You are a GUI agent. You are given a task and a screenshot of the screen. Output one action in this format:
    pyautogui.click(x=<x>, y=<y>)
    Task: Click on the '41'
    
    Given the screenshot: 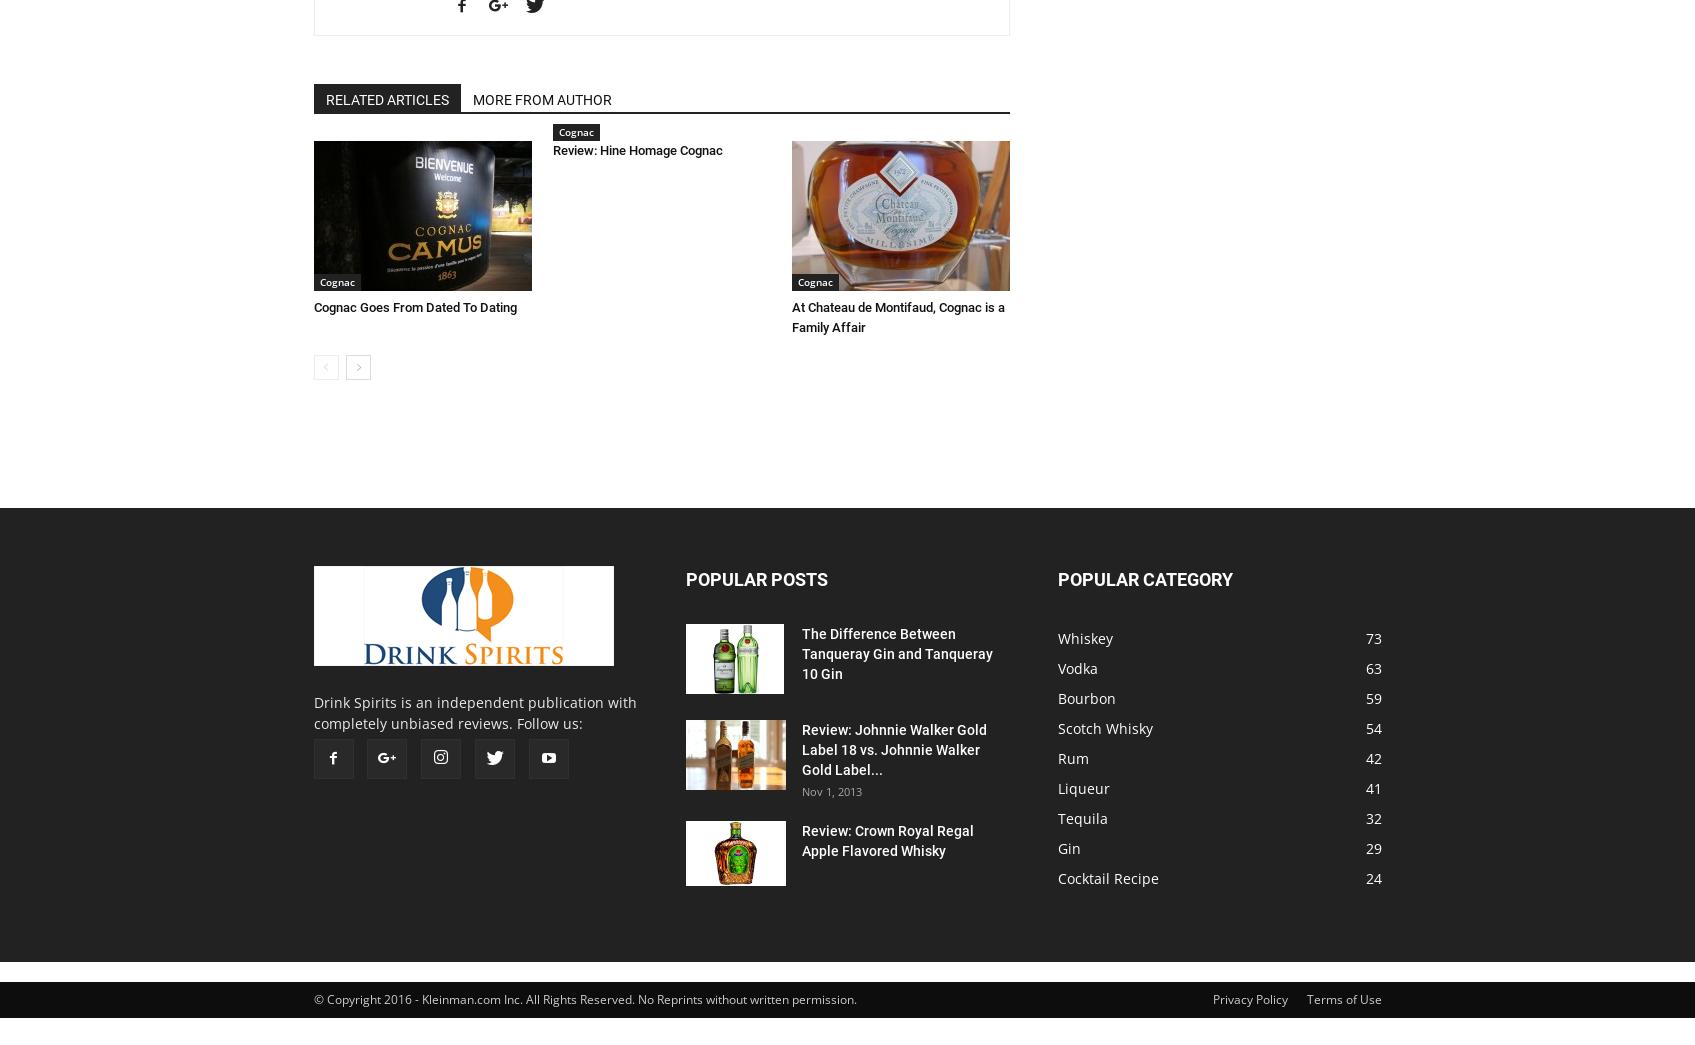 What is the action you would take?
    pyautogui.click(x=1371, y=788)
    